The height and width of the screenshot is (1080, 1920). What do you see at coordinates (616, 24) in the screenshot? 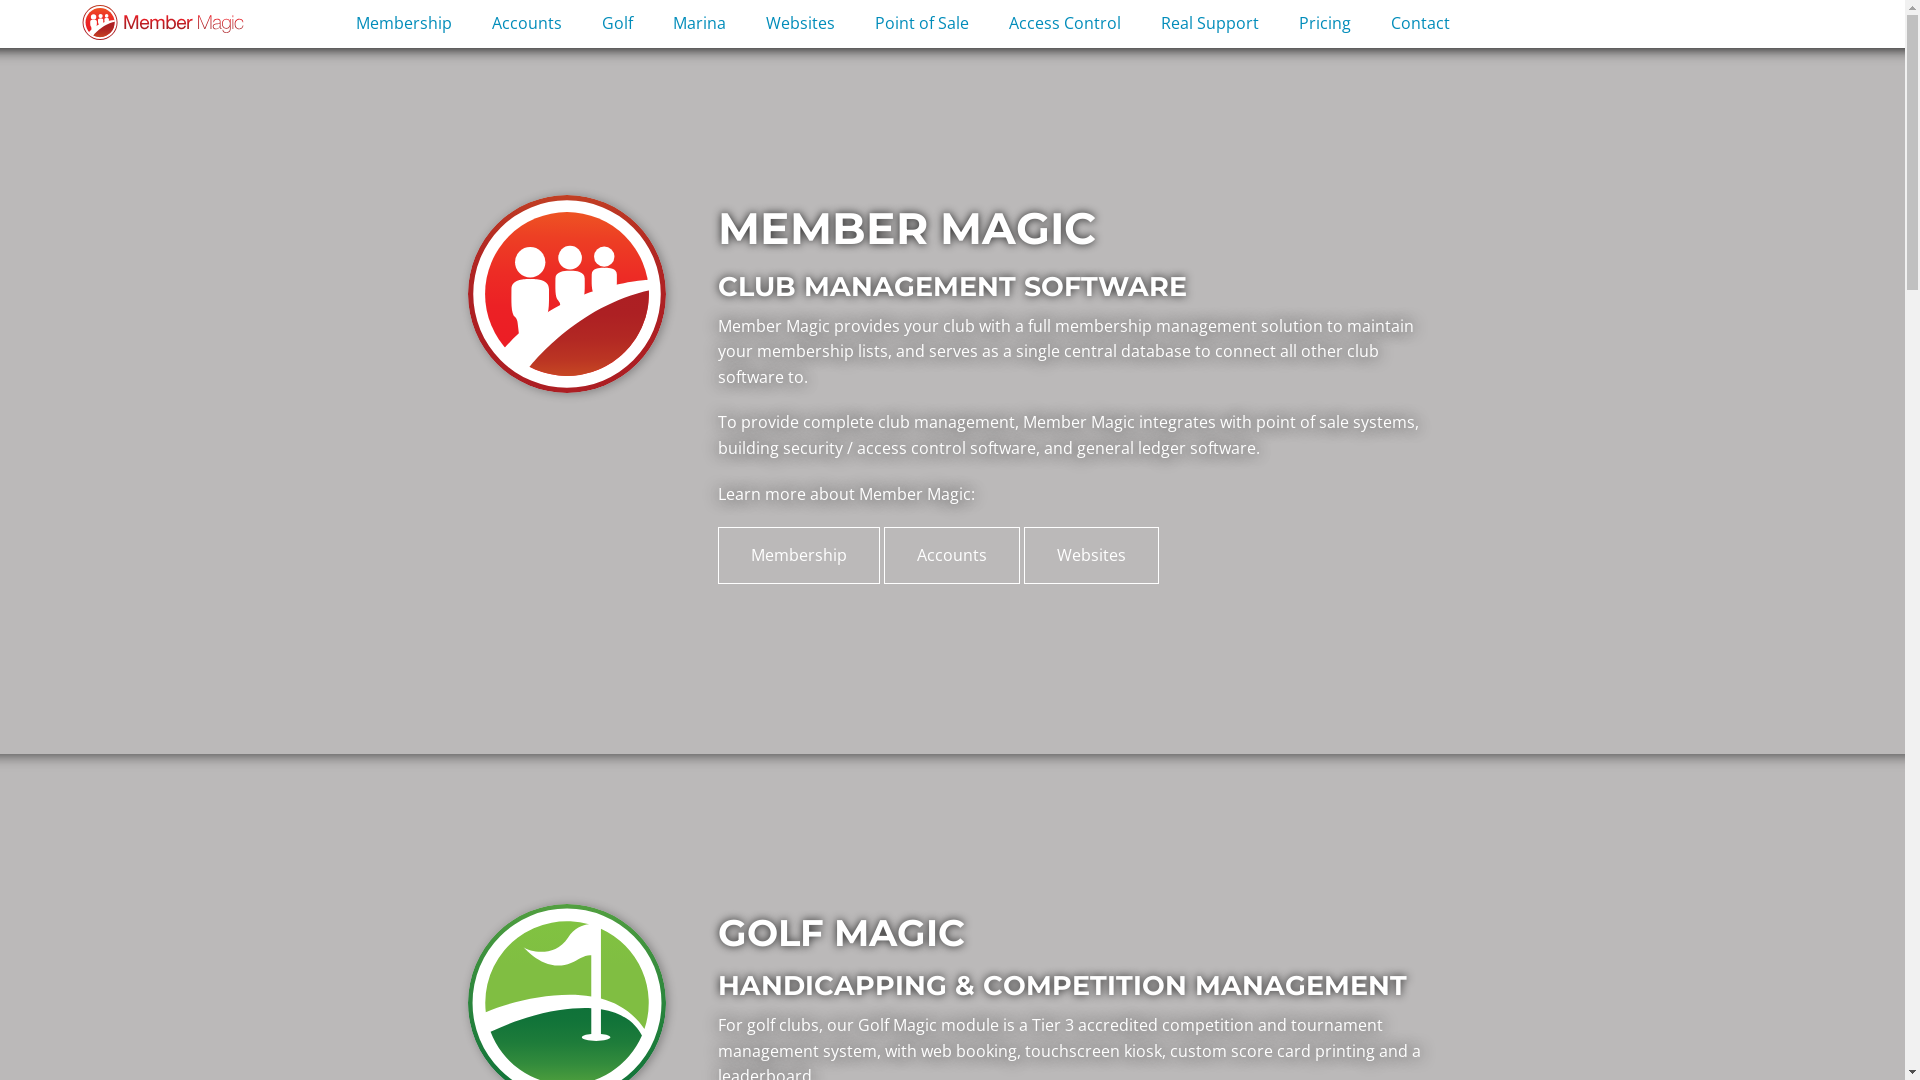
I see `'Golf'` at bounding box center [616, 24].